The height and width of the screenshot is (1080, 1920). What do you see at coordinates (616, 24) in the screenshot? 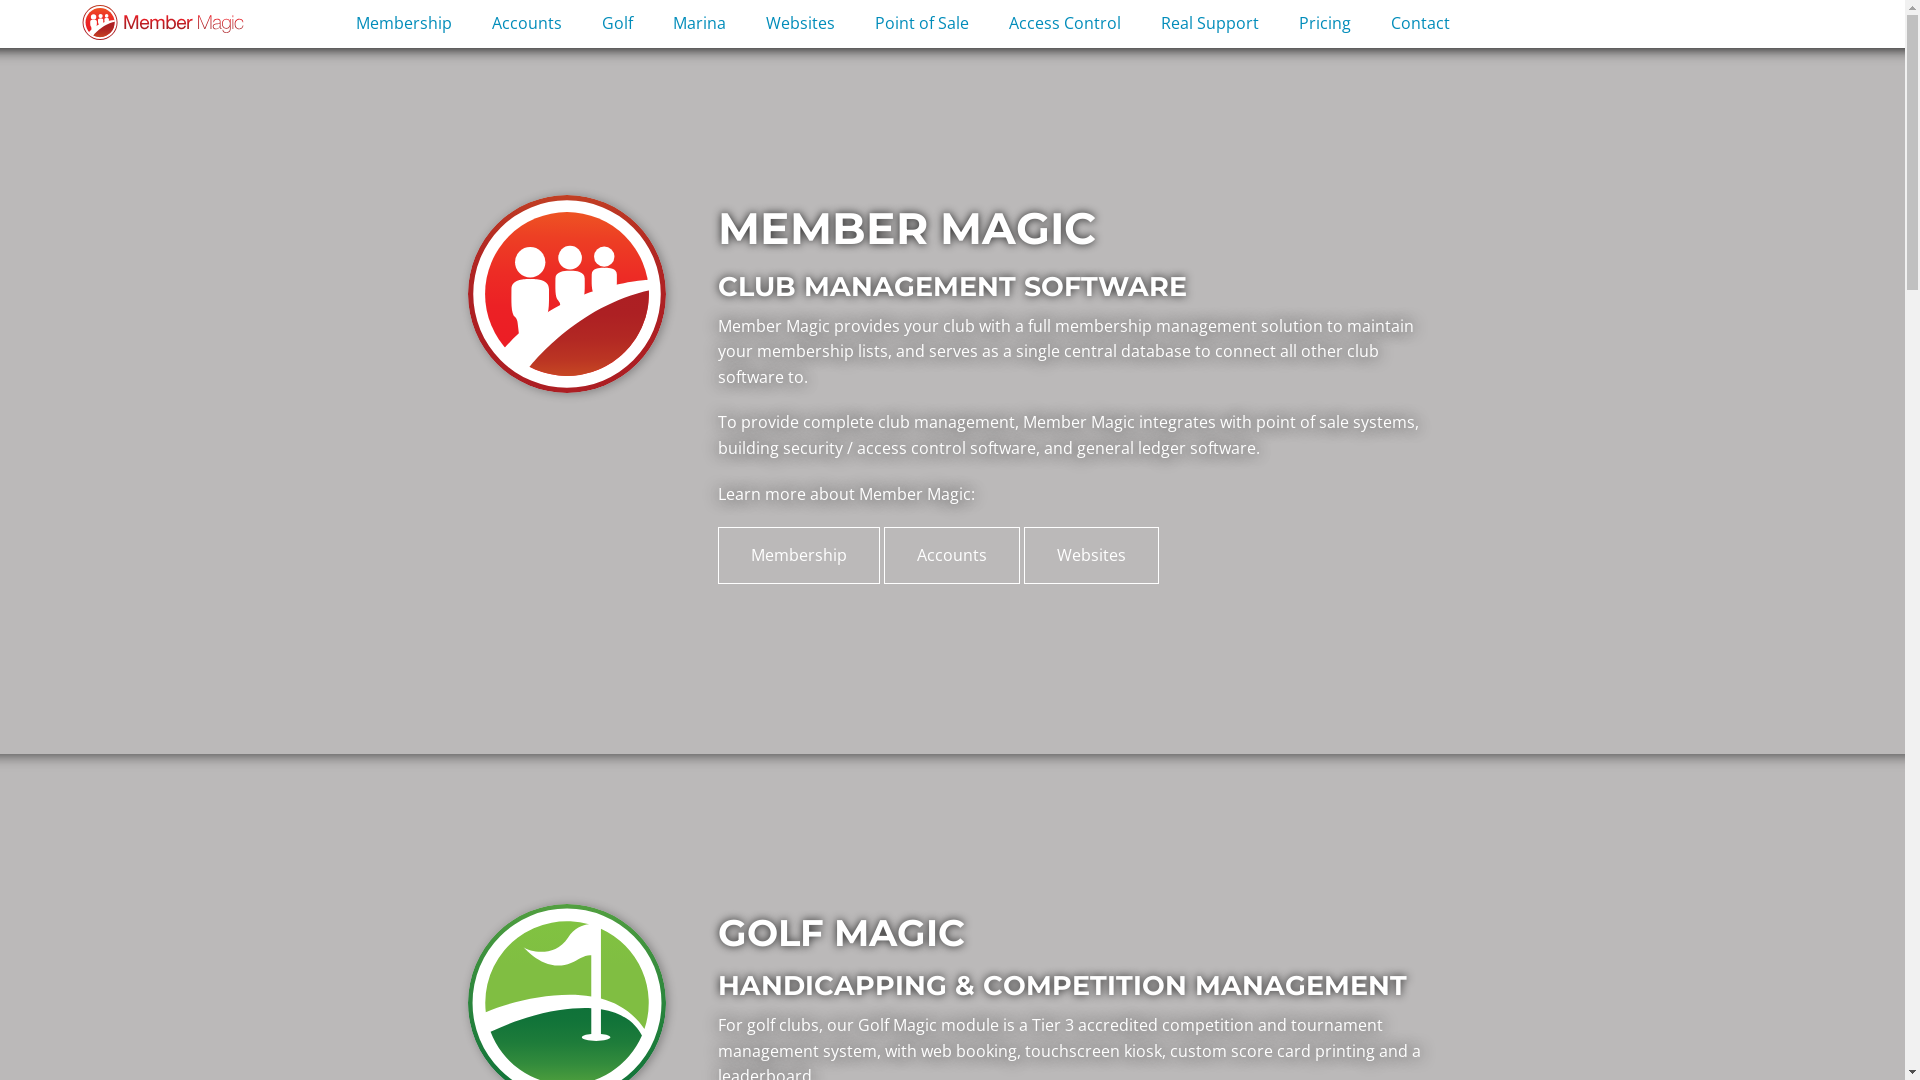
I see `'Golf'` at bounding box center [616, 24].